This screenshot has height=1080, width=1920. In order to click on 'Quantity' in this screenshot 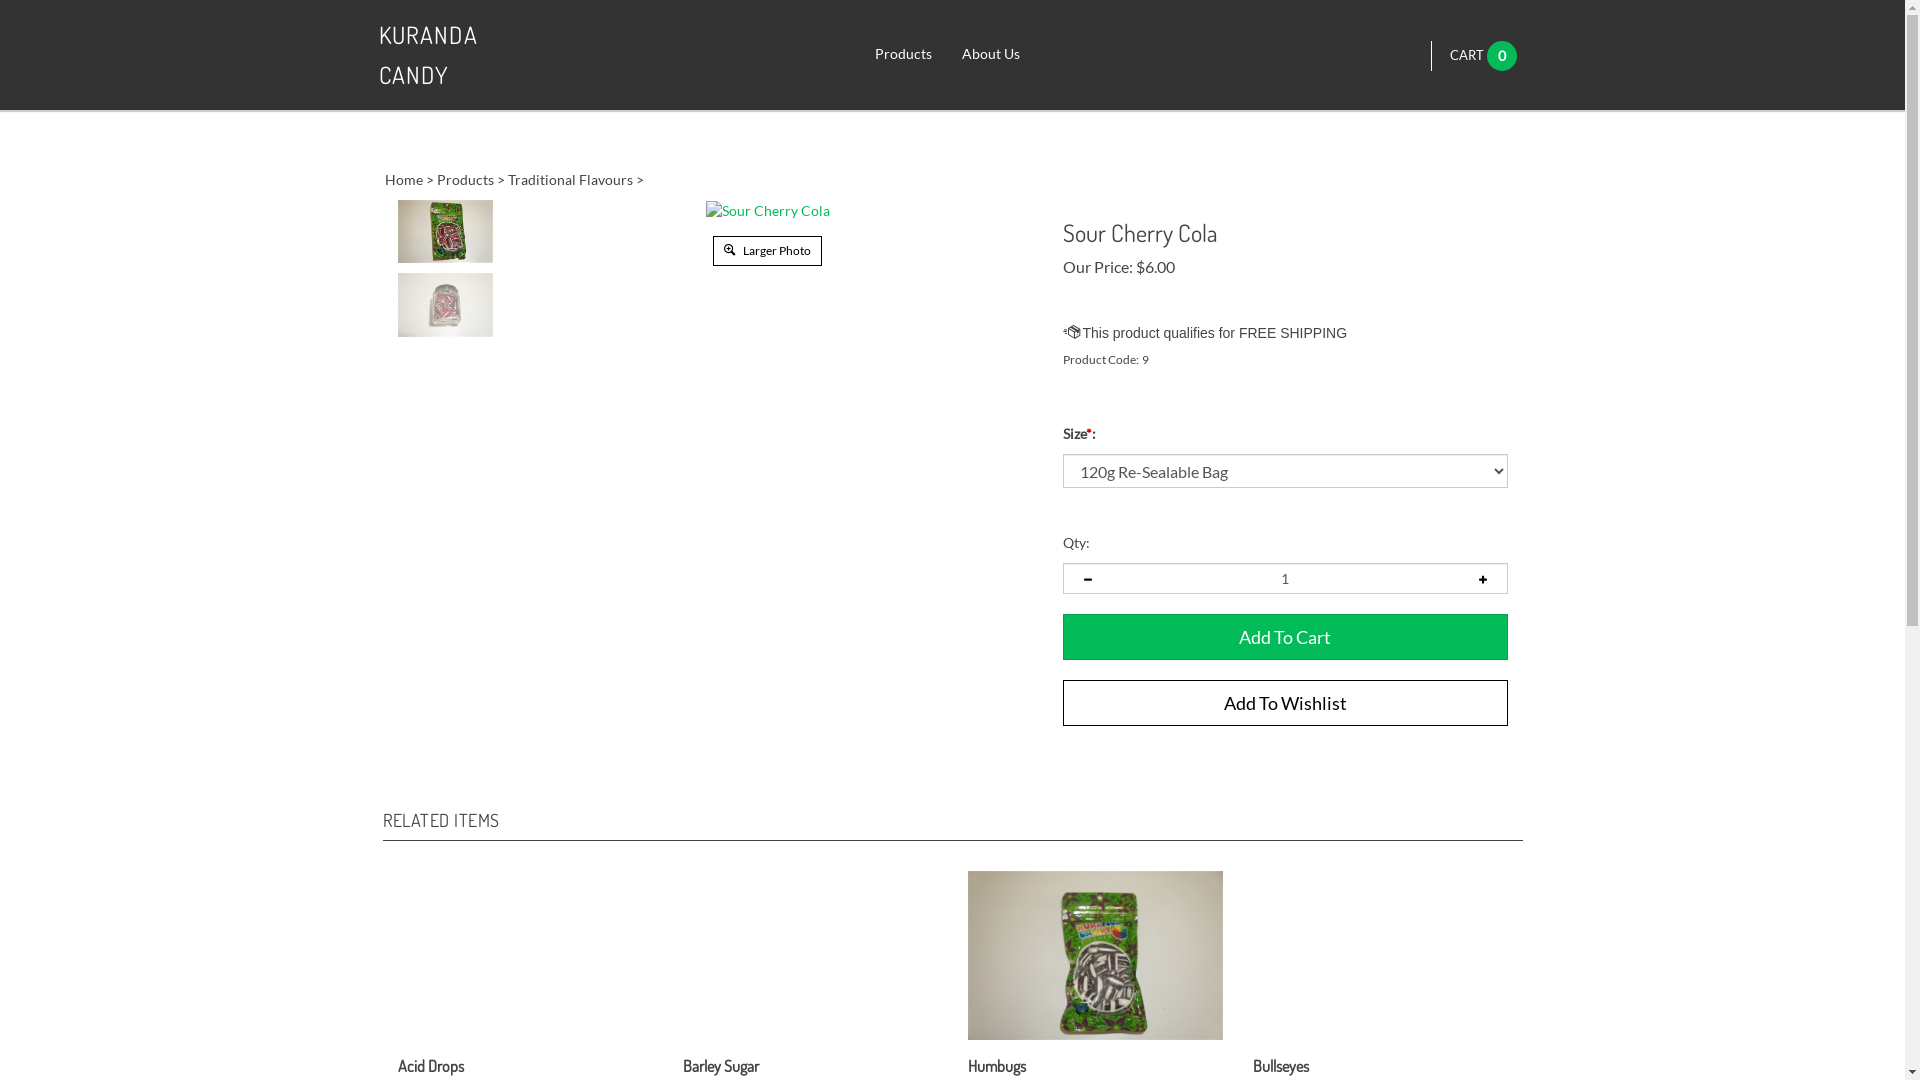, I will do `click(1284, 578)`.